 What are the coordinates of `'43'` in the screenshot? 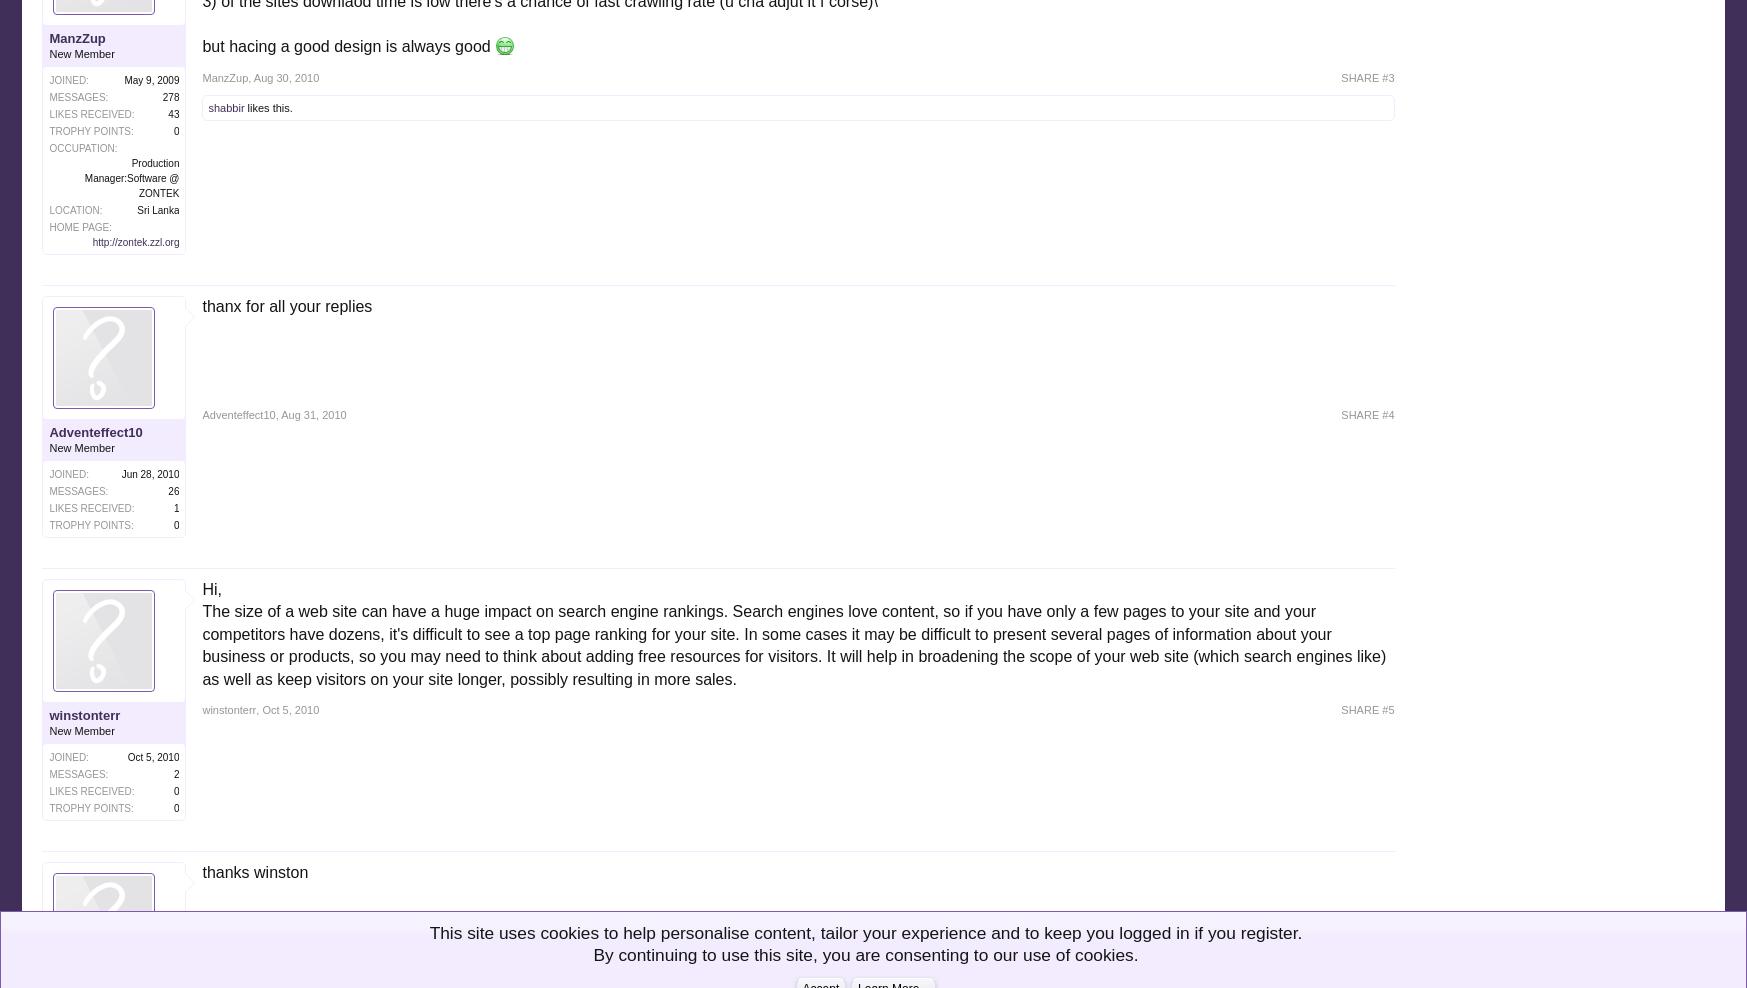 It's located at (167, 113).